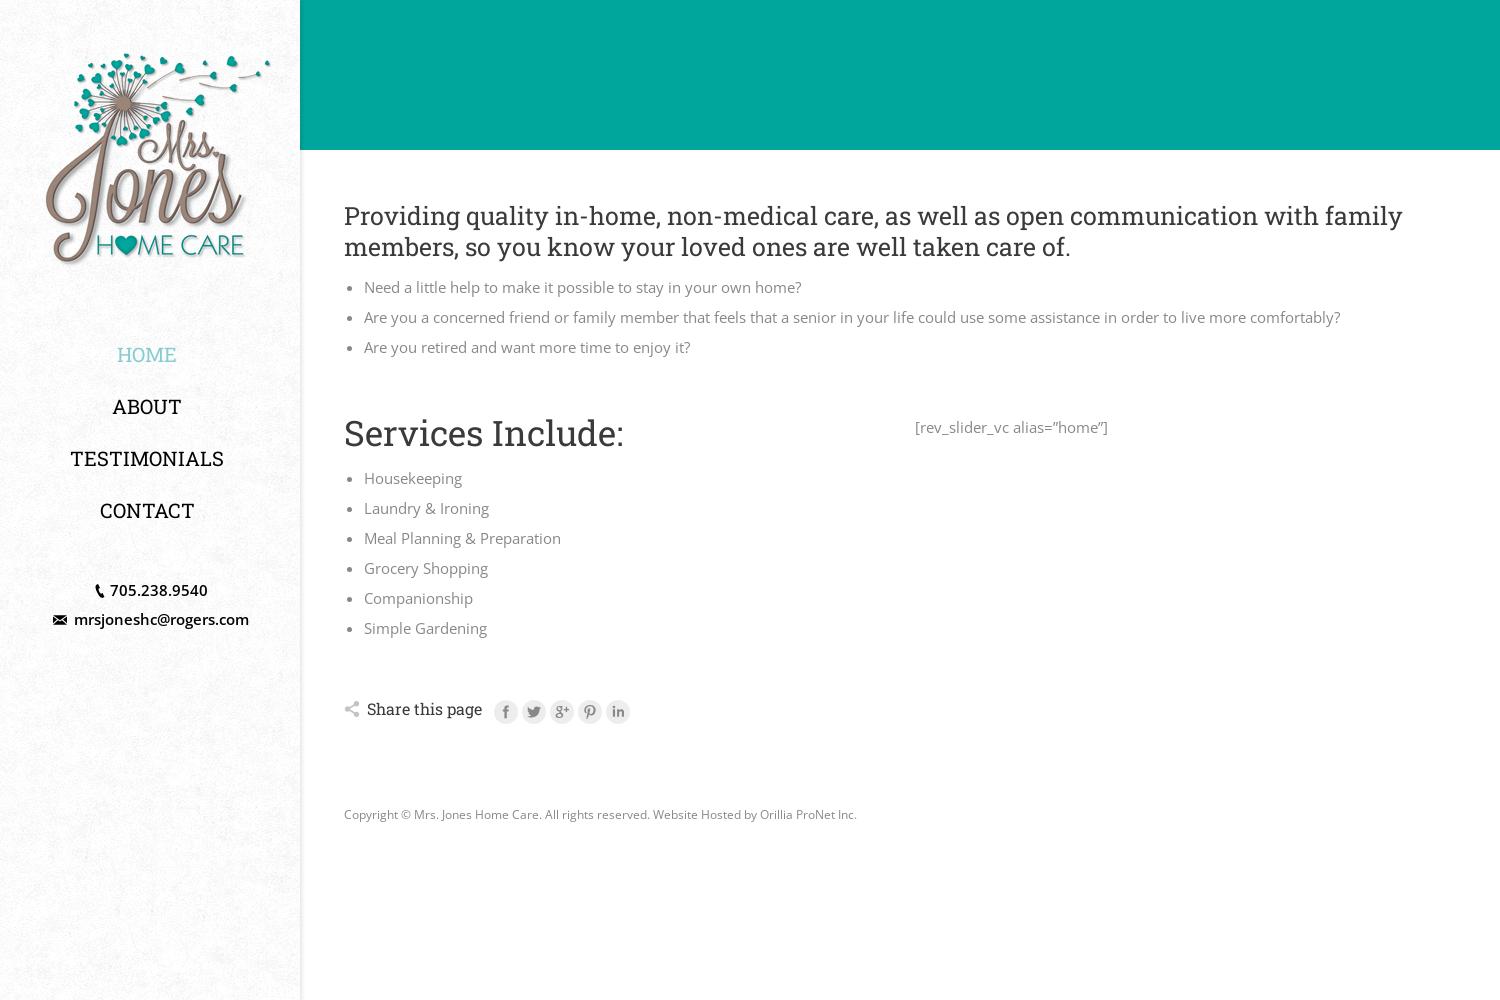  What do you see at coordinates (366, 707) in the screenshot?
I see `'Share this page'` at bounding box center [366, 707].